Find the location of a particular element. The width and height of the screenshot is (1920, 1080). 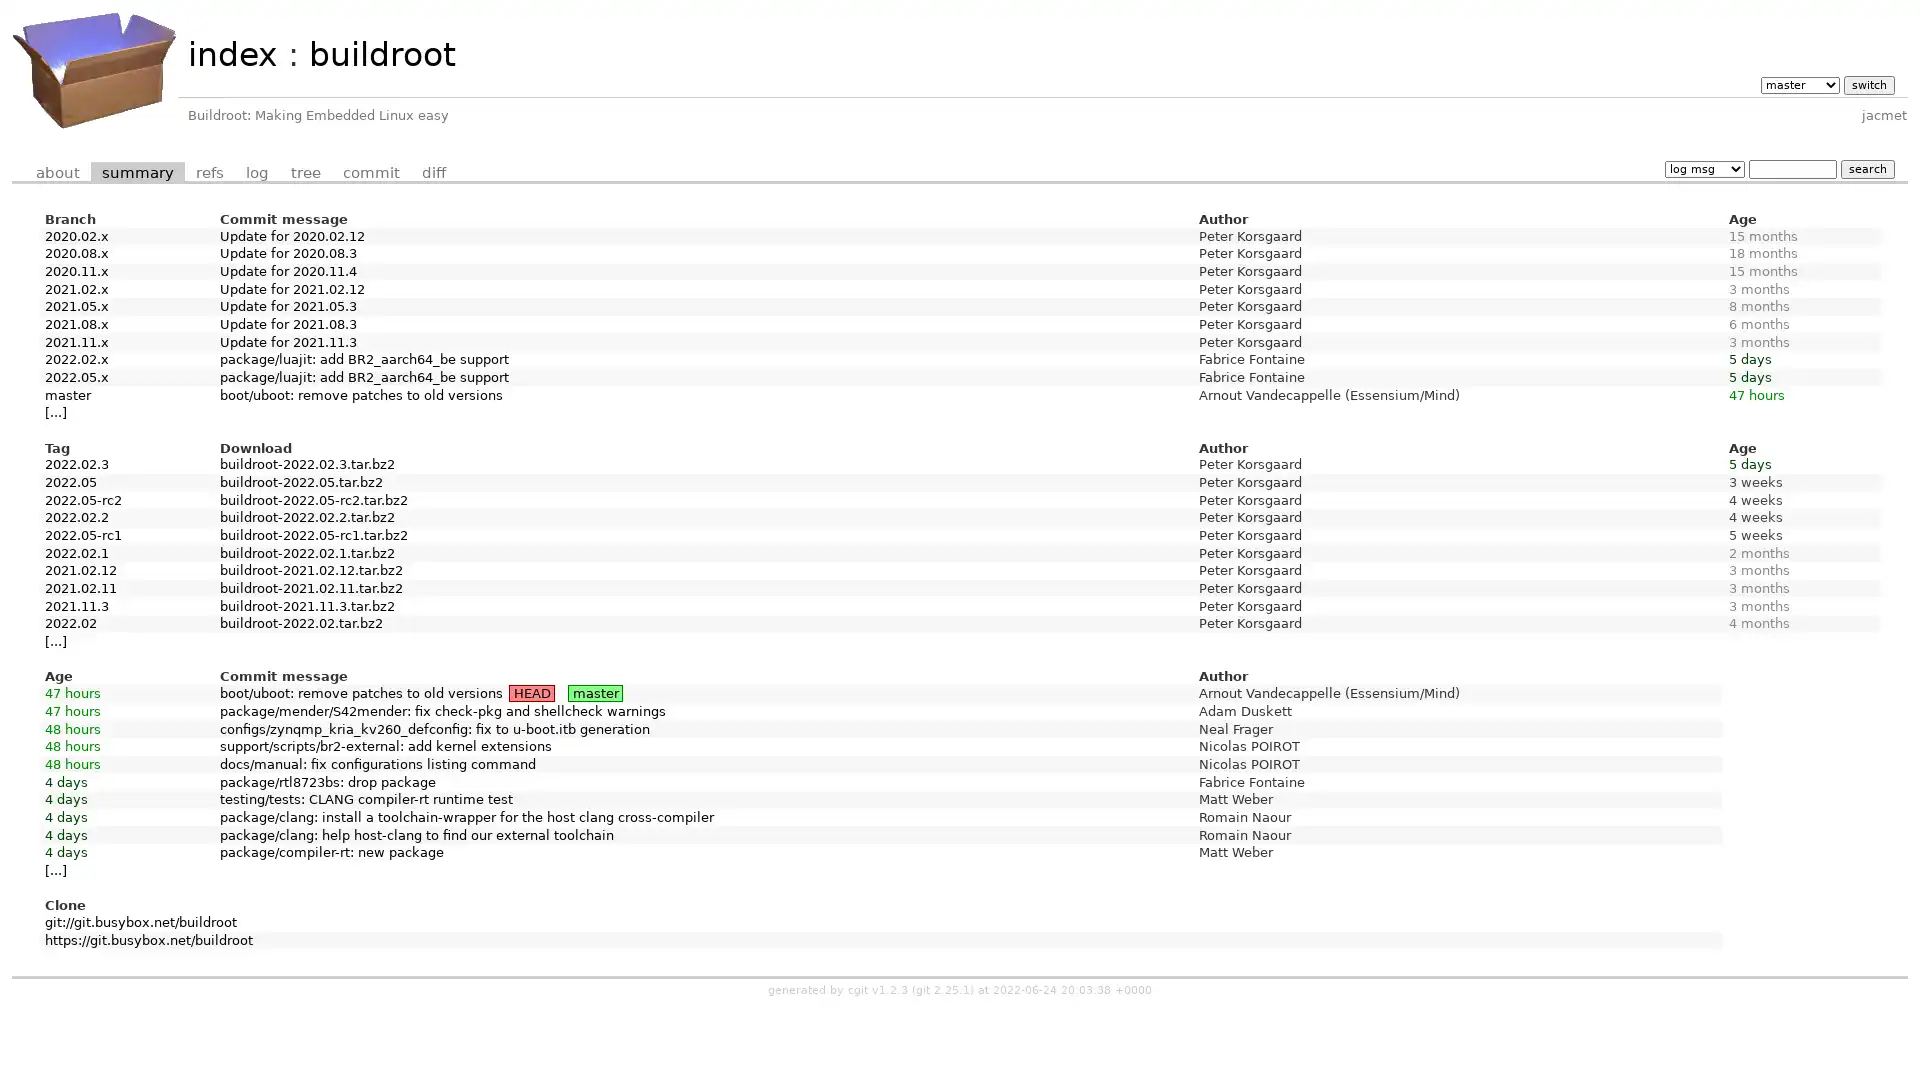

search is located at coordinates (1866, 167).